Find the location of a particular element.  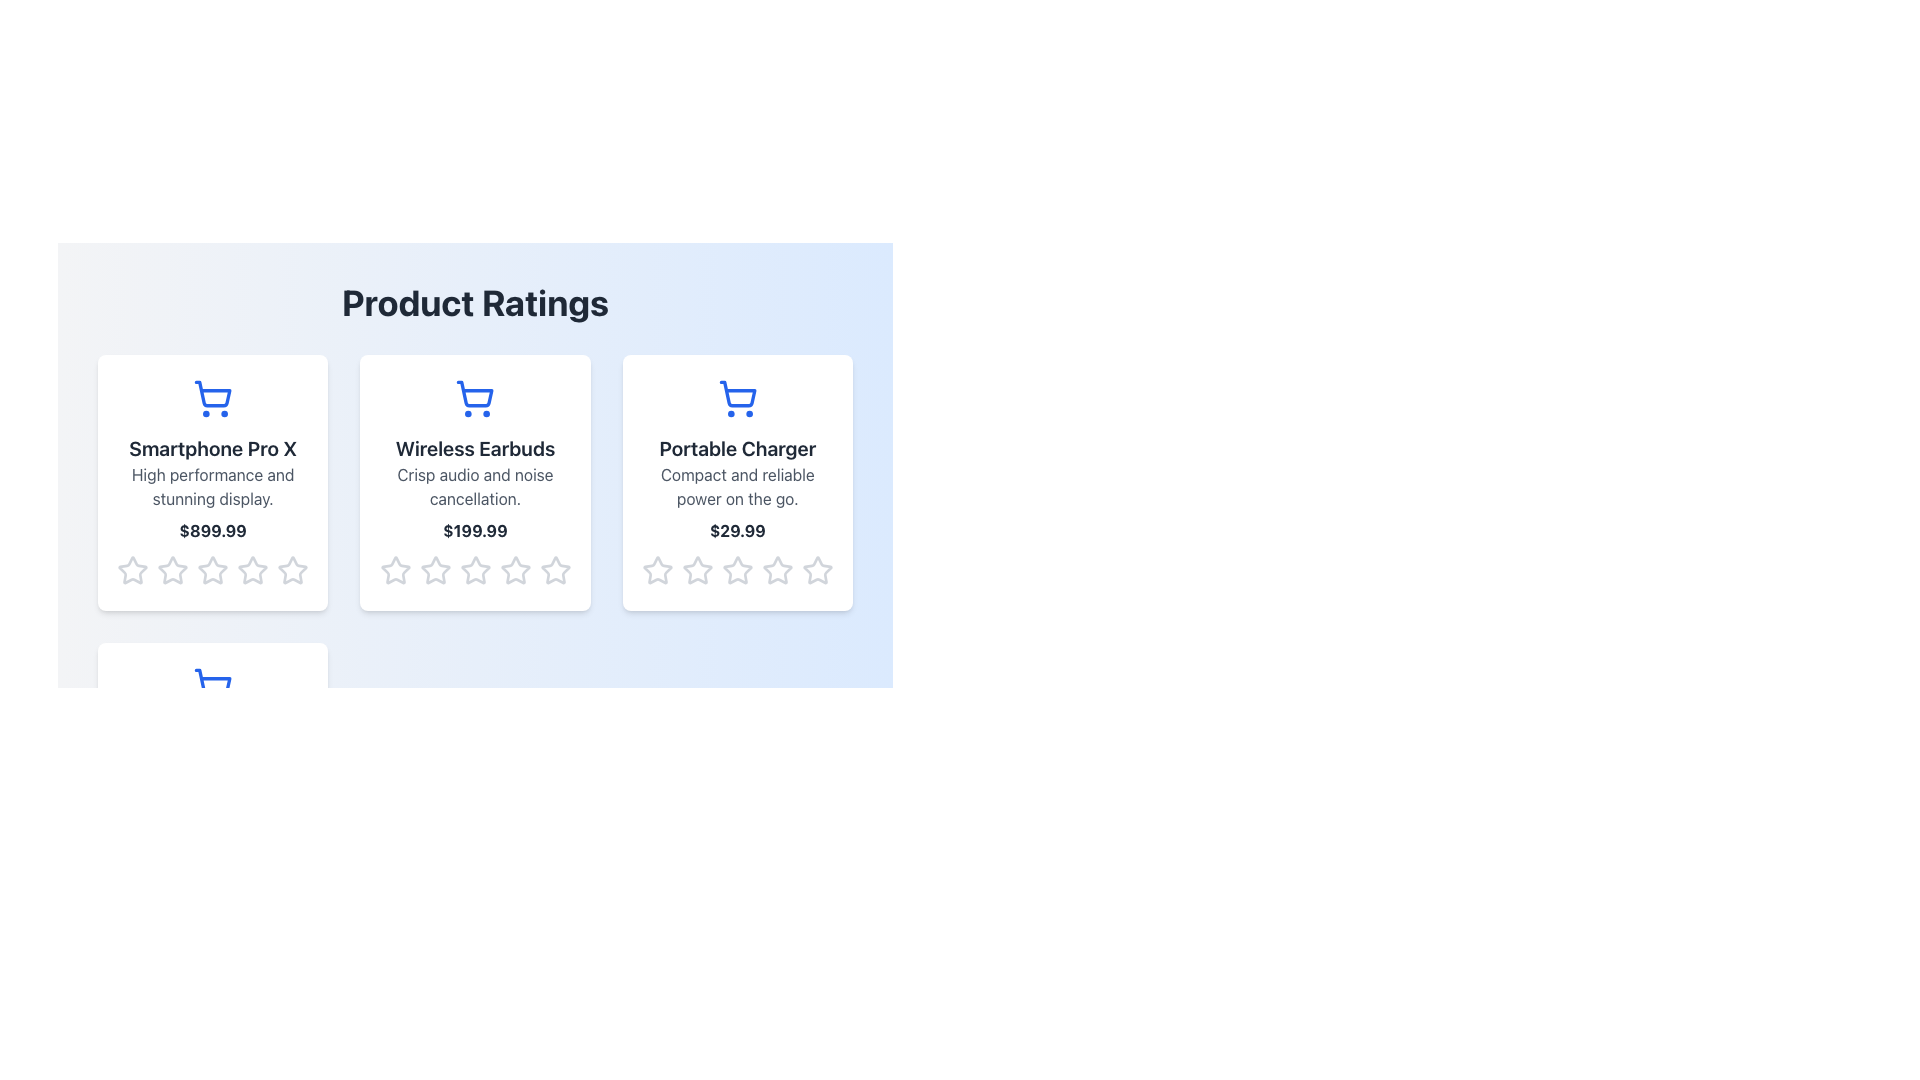

the second star icon in the rating system for the 'Smartphone Pro X' product is located at coordinates (252, 570).